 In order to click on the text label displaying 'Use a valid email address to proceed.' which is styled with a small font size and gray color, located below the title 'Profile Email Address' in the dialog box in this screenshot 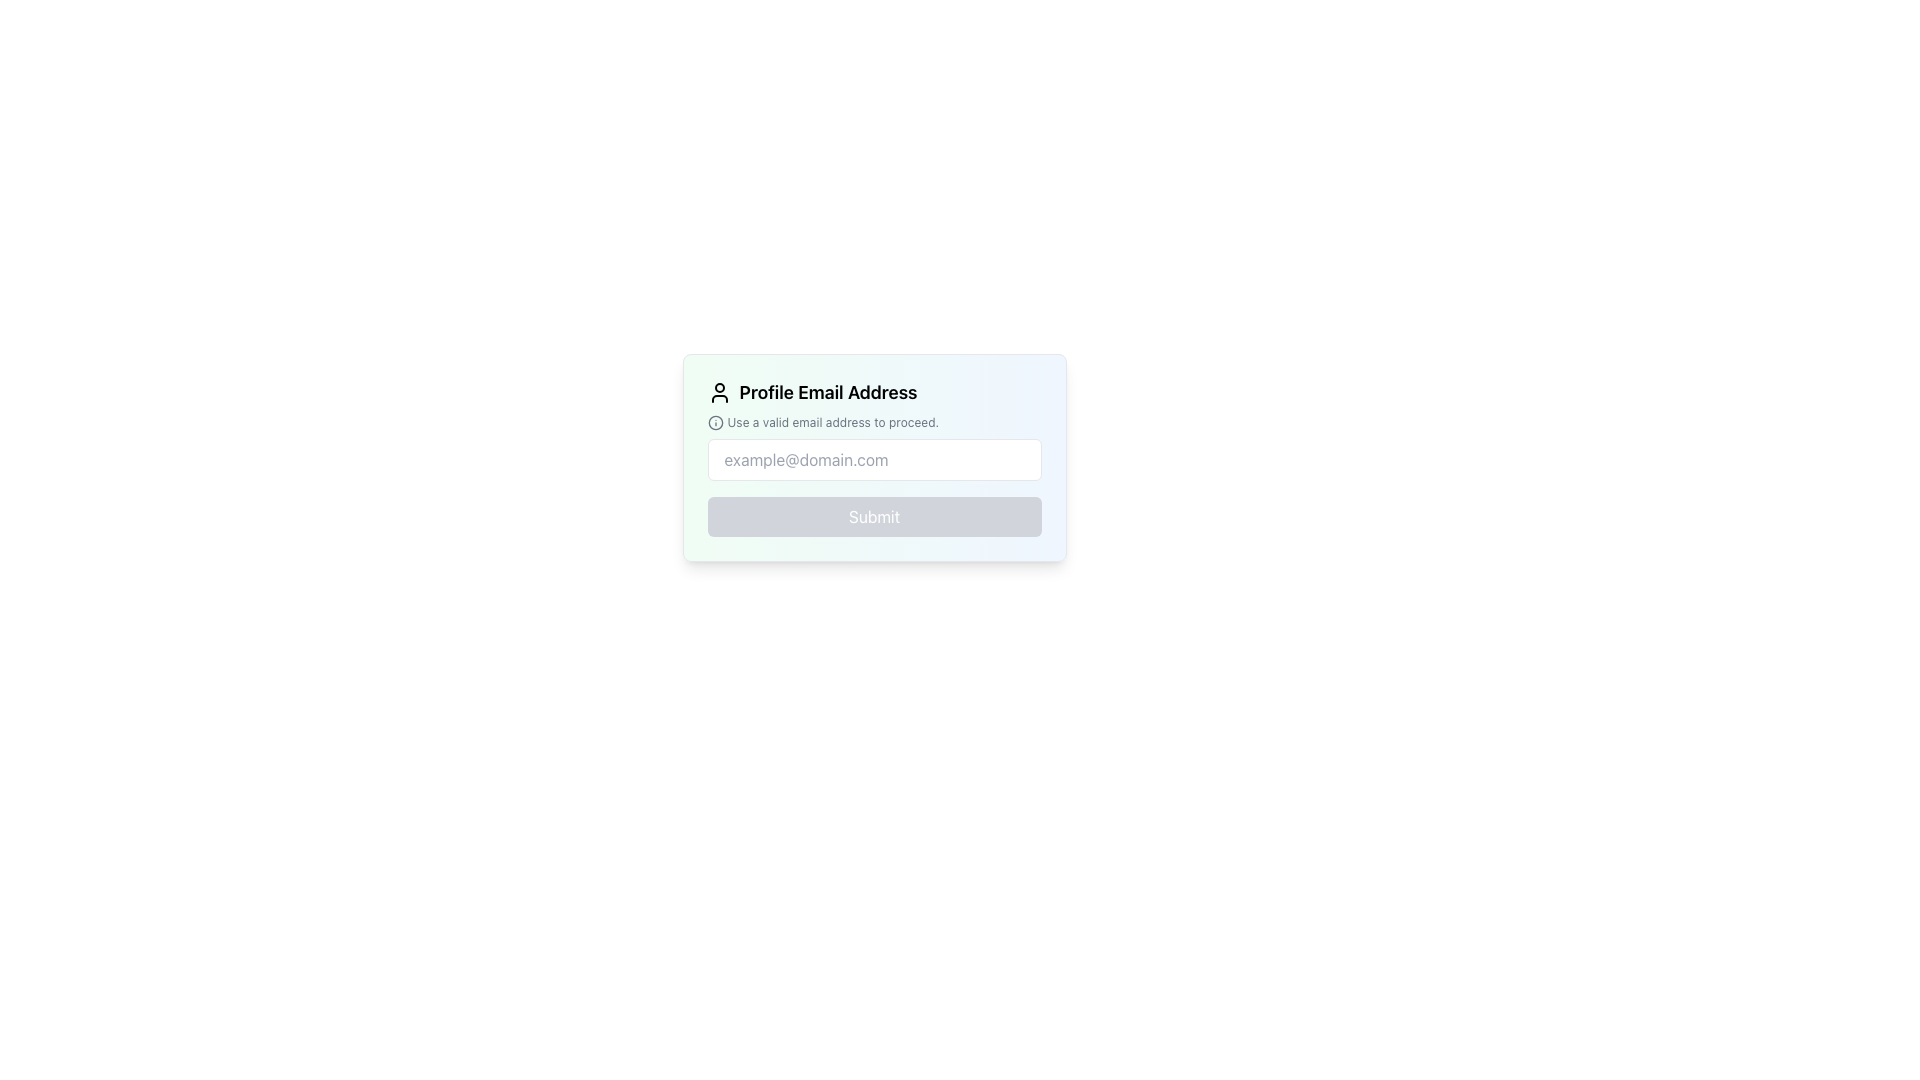, I will do `click(874, 422)`.